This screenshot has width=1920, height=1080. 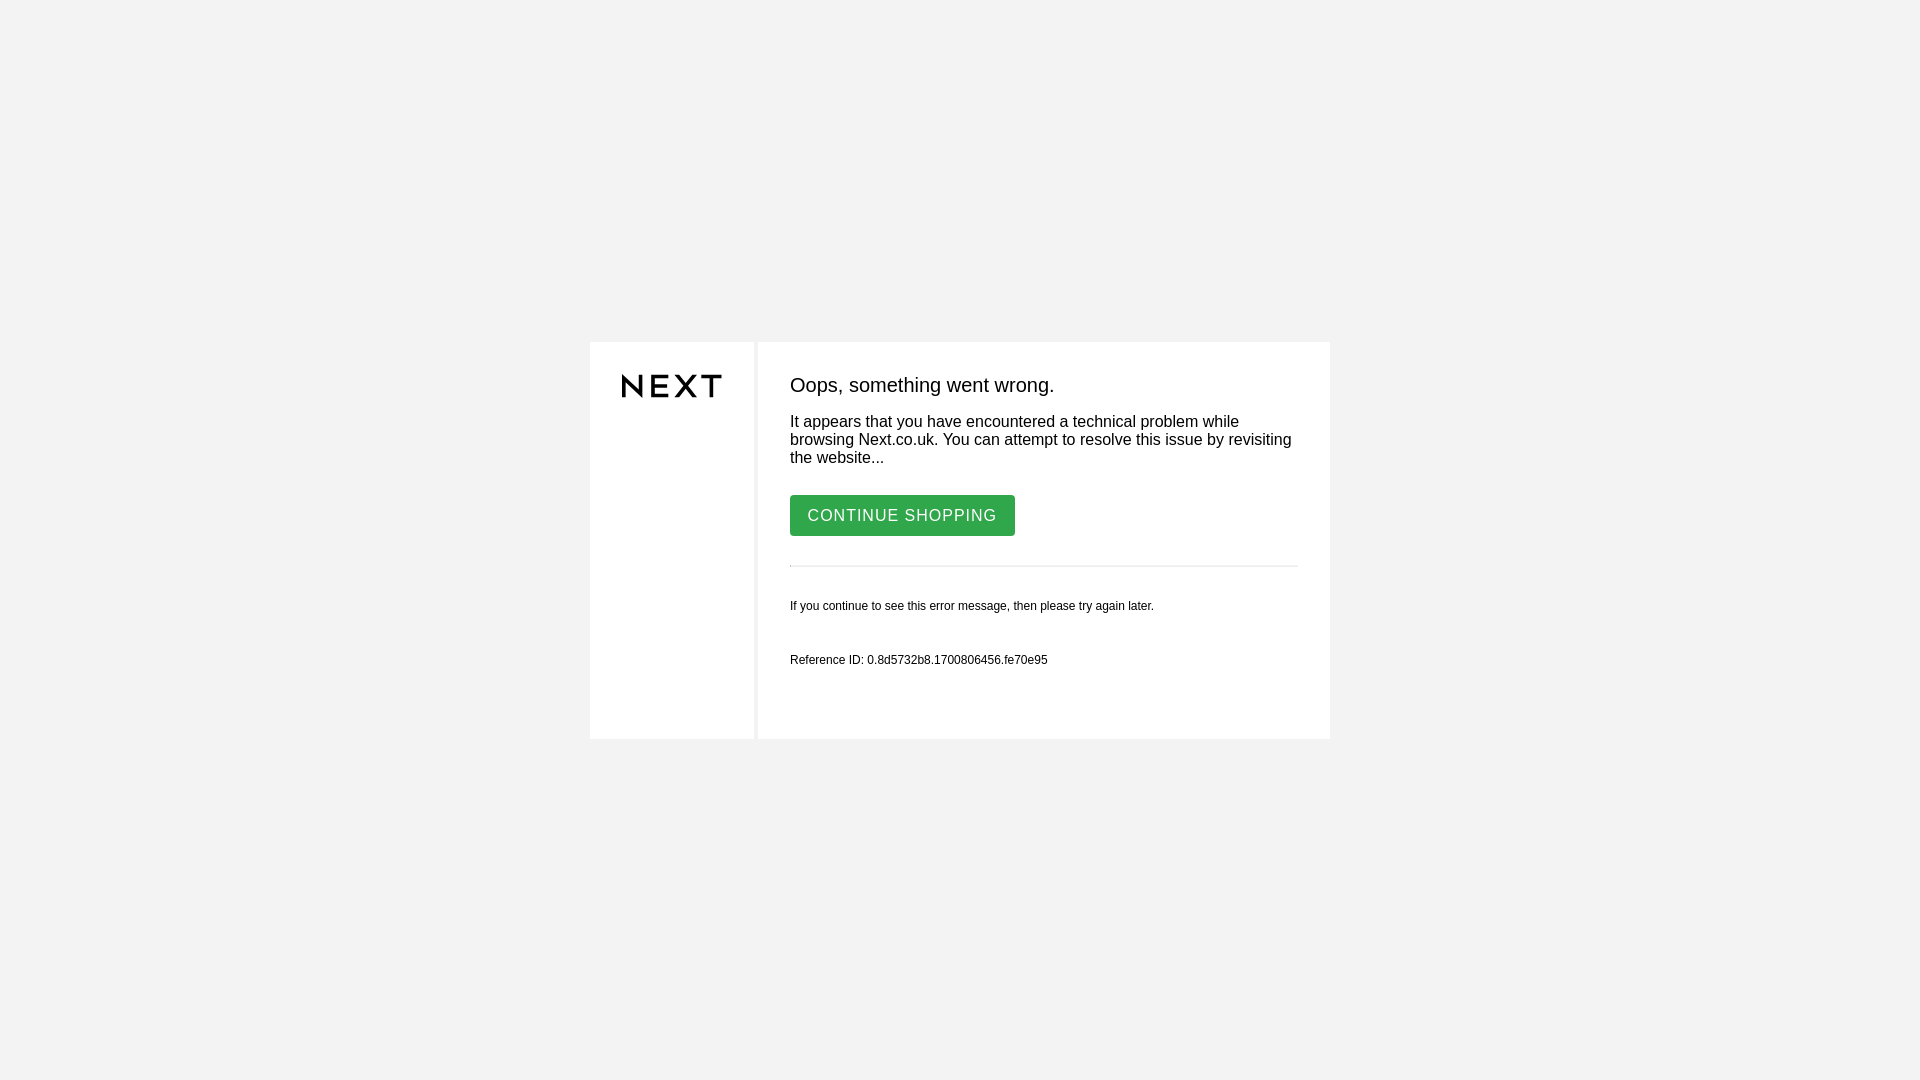 What do you see at coordinates (789, 513) in the screenshot?
I see `'CONTINUE SHOPPING'` at bounding box center [789, 513].